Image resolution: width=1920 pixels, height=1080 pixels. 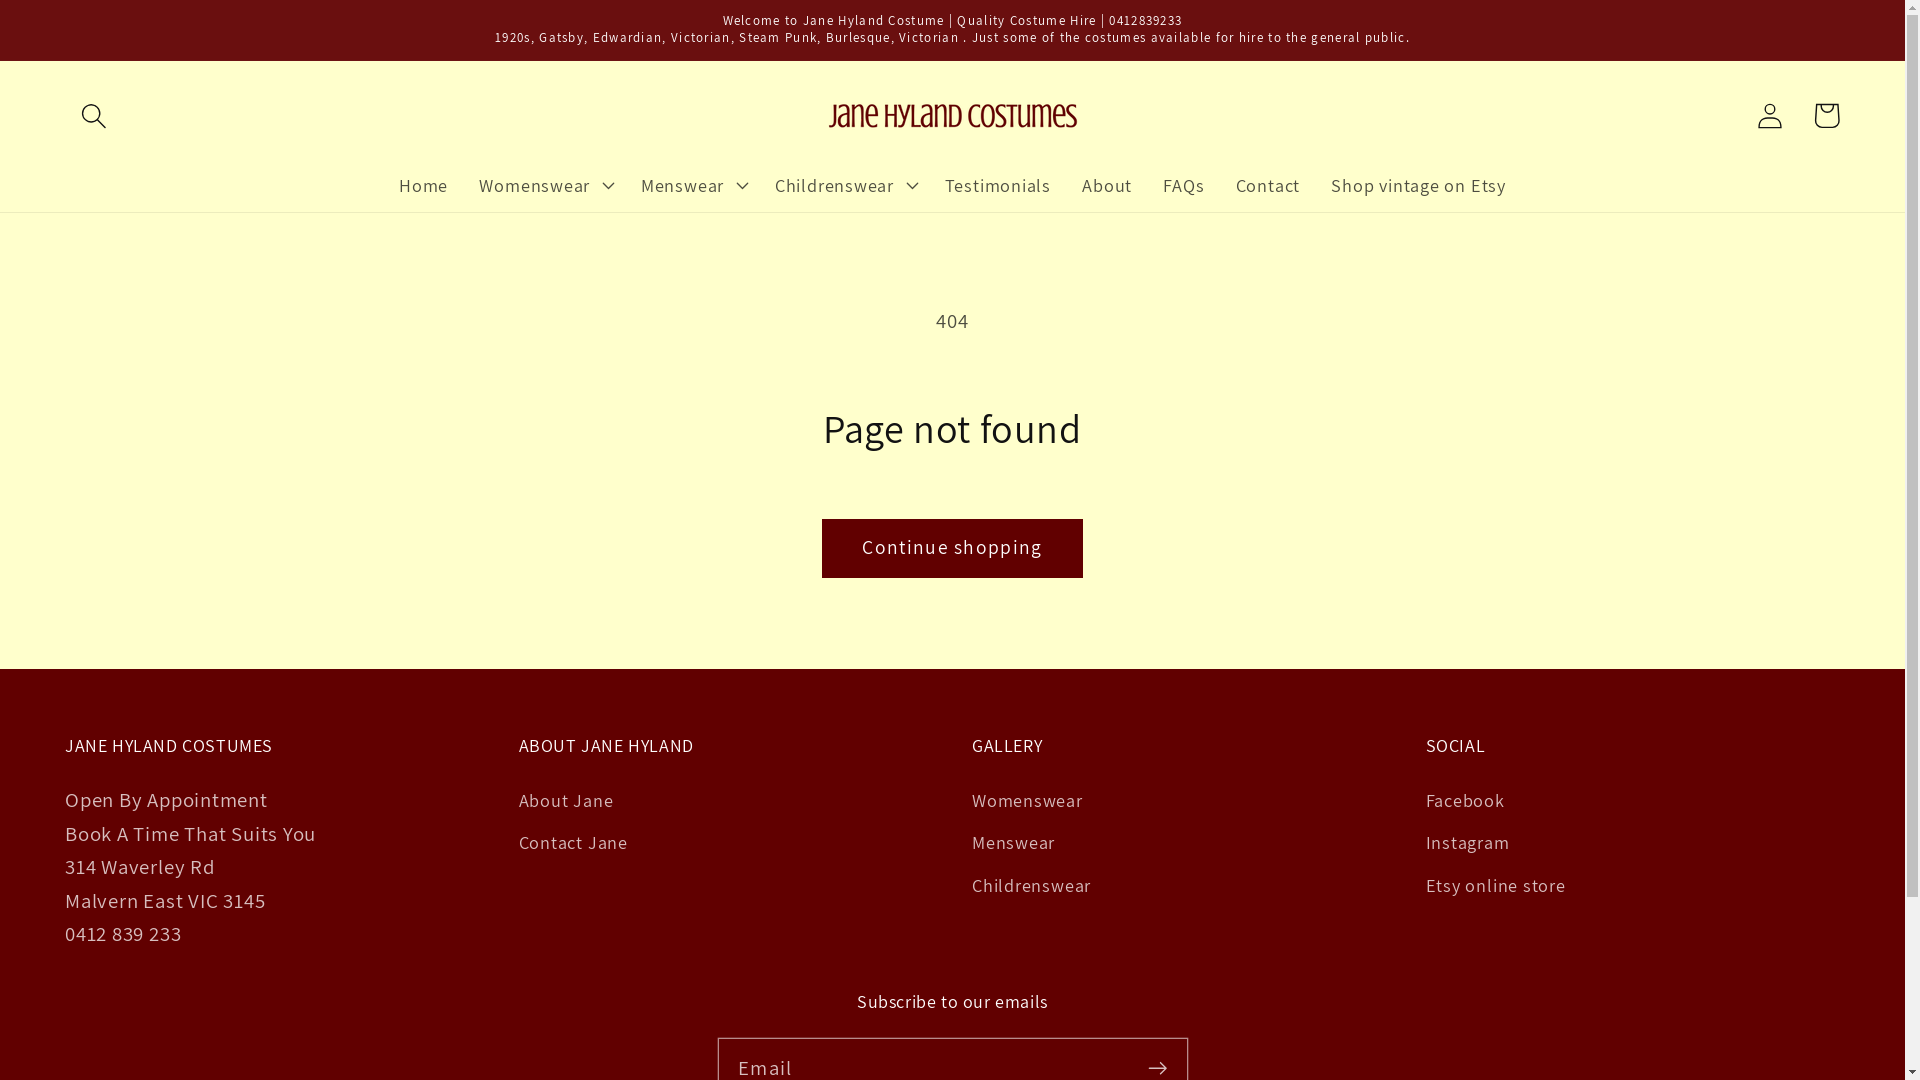 I want to click on 'Contact', so click(x=1218, y=185).